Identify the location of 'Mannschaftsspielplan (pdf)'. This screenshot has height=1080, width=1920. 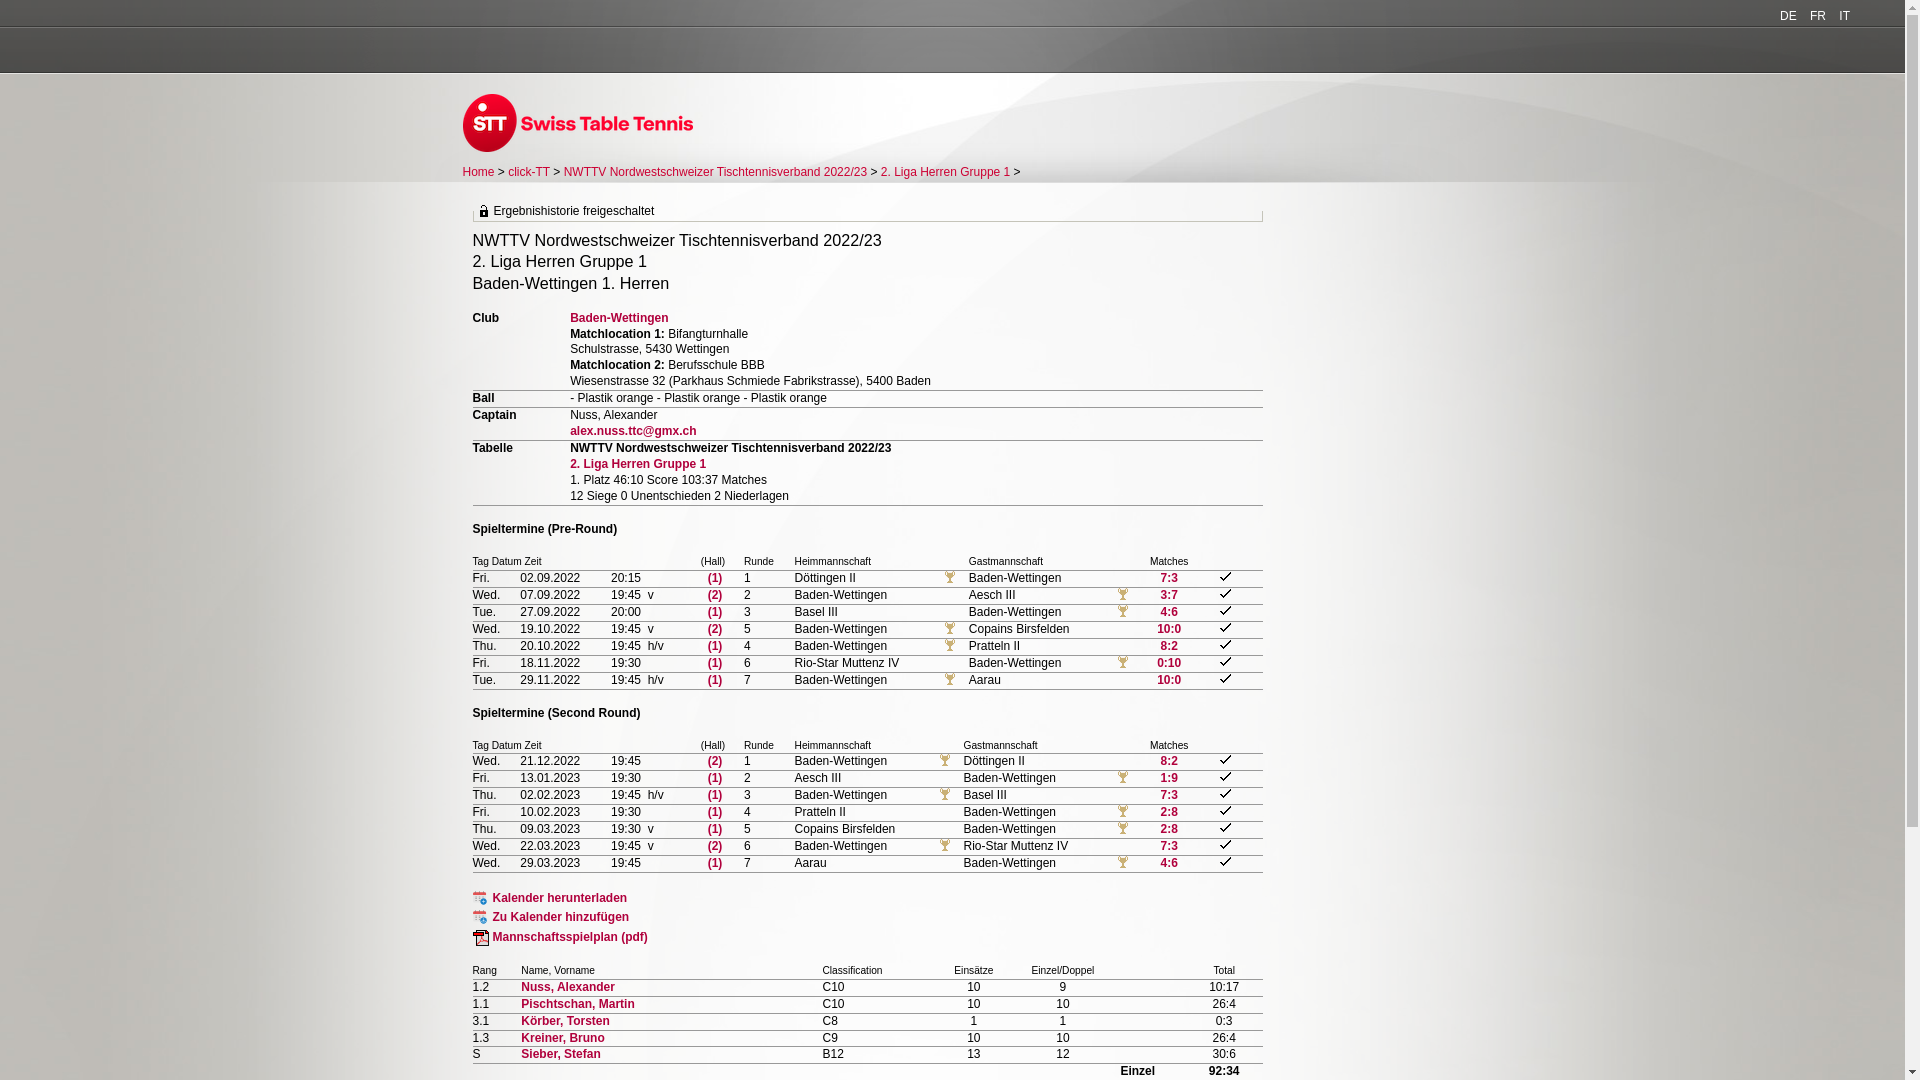
(559, 937).